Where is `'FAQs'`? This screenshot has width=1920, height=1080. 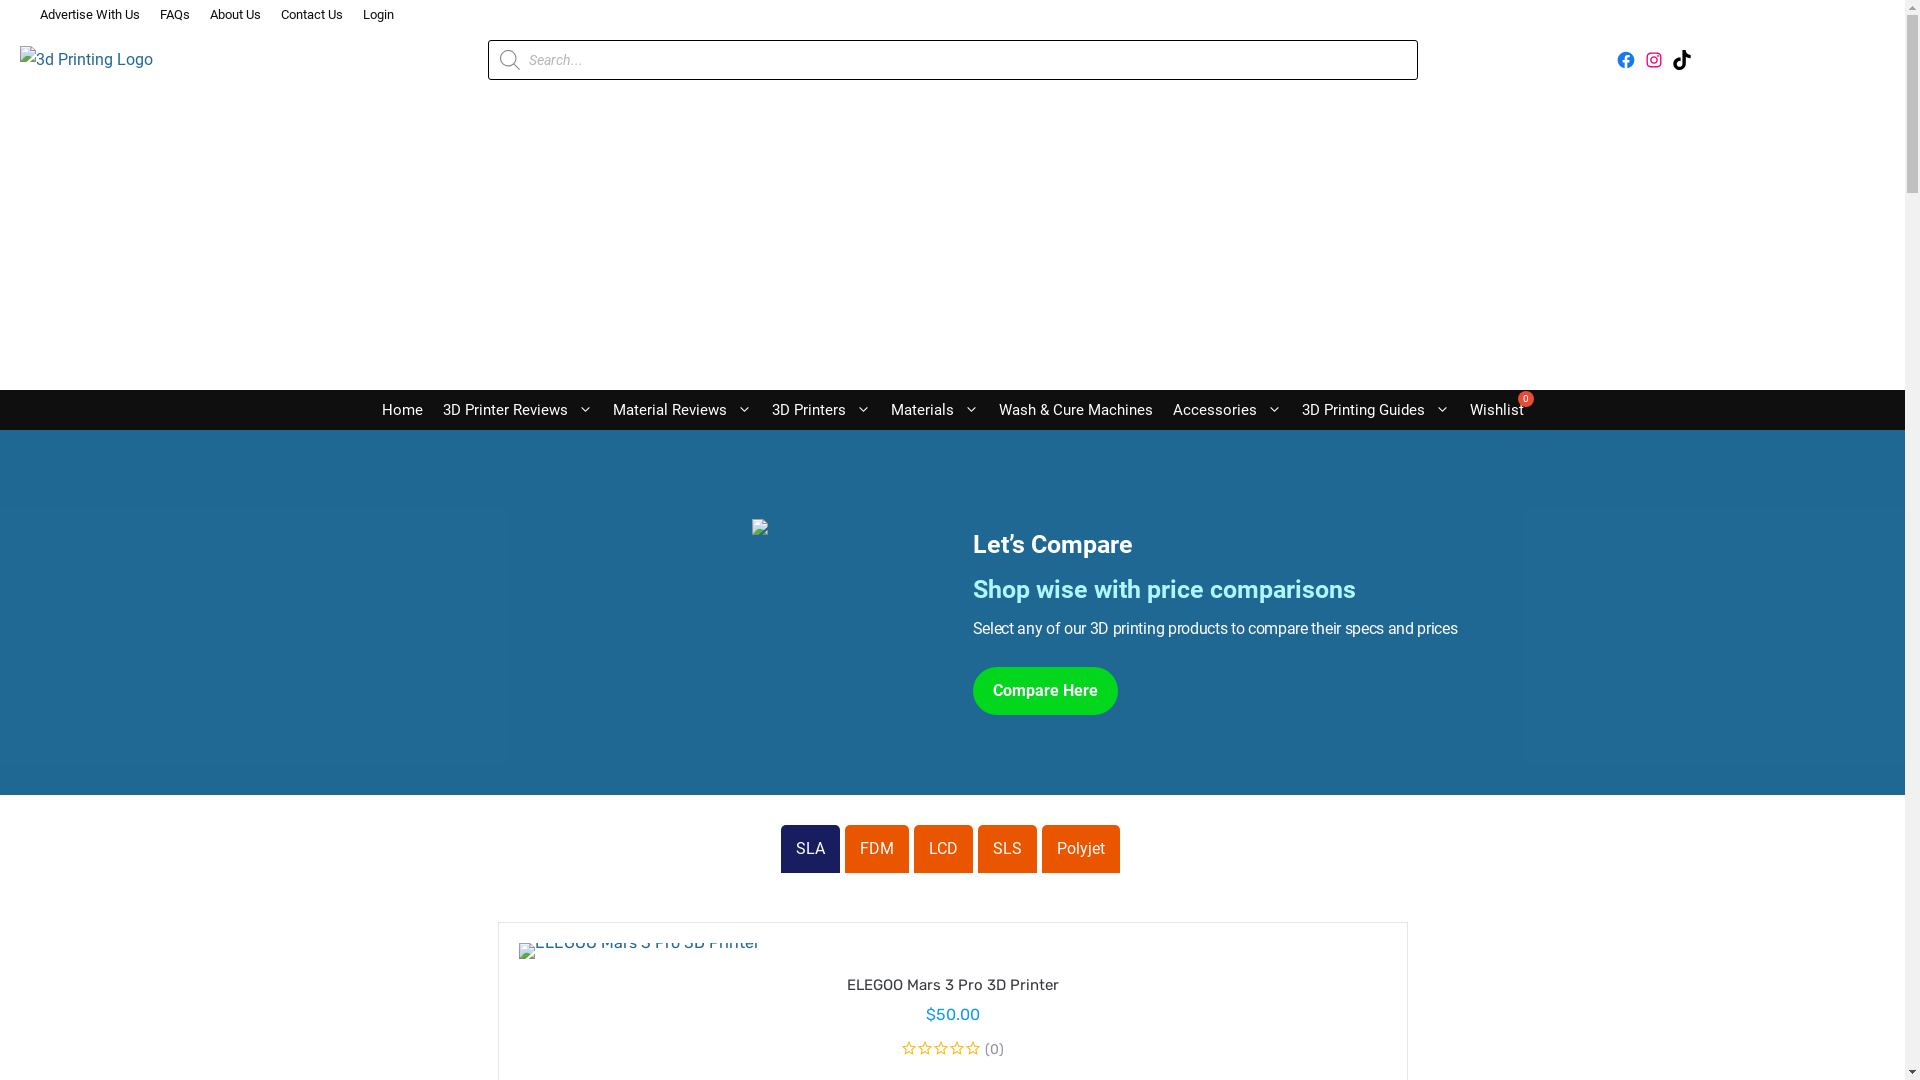
'FAQs' is located at coordinates (174, 15).